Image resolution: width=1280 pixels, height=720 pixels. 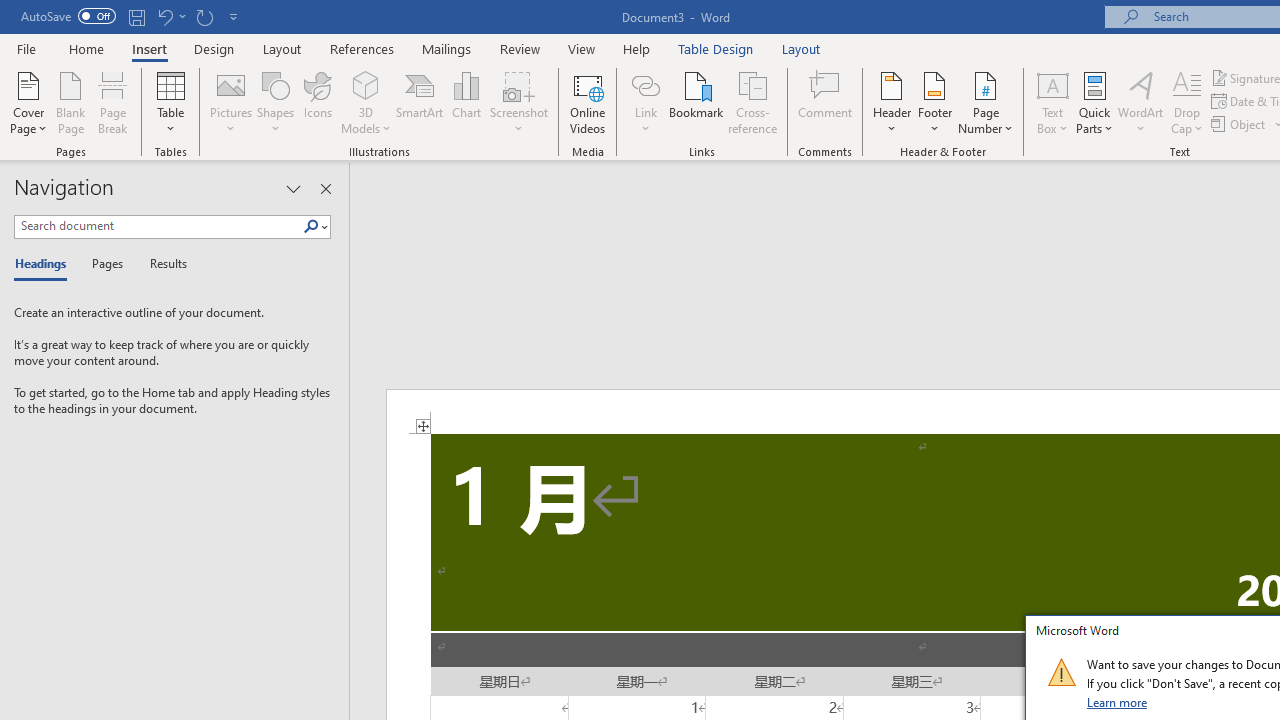 What do you see at coordinates (751, 103) in the screenshot?
I see `'Cross-reference...'` at bounding box center [751, 103].